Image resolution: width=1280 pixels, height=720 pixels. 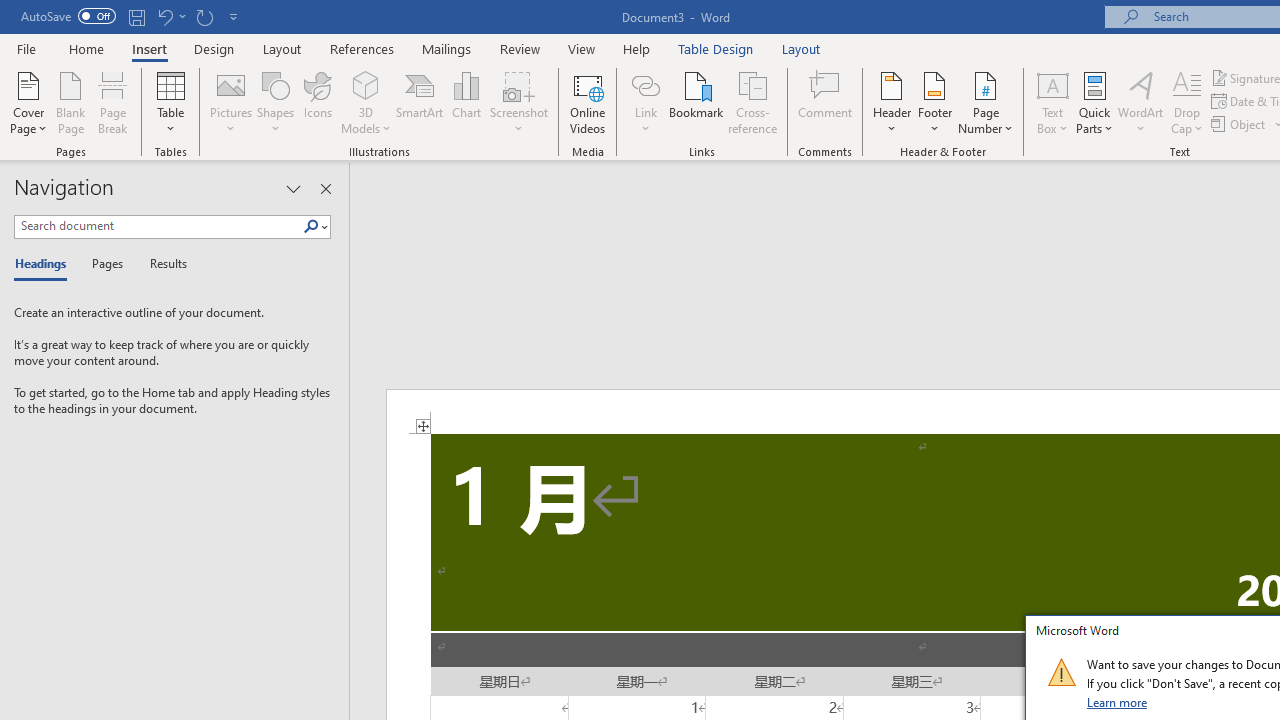 What do you see at coordinates (751, 103) in the screenshot?
I see `'Cross-reference...'` at bounding box center [751, 103].